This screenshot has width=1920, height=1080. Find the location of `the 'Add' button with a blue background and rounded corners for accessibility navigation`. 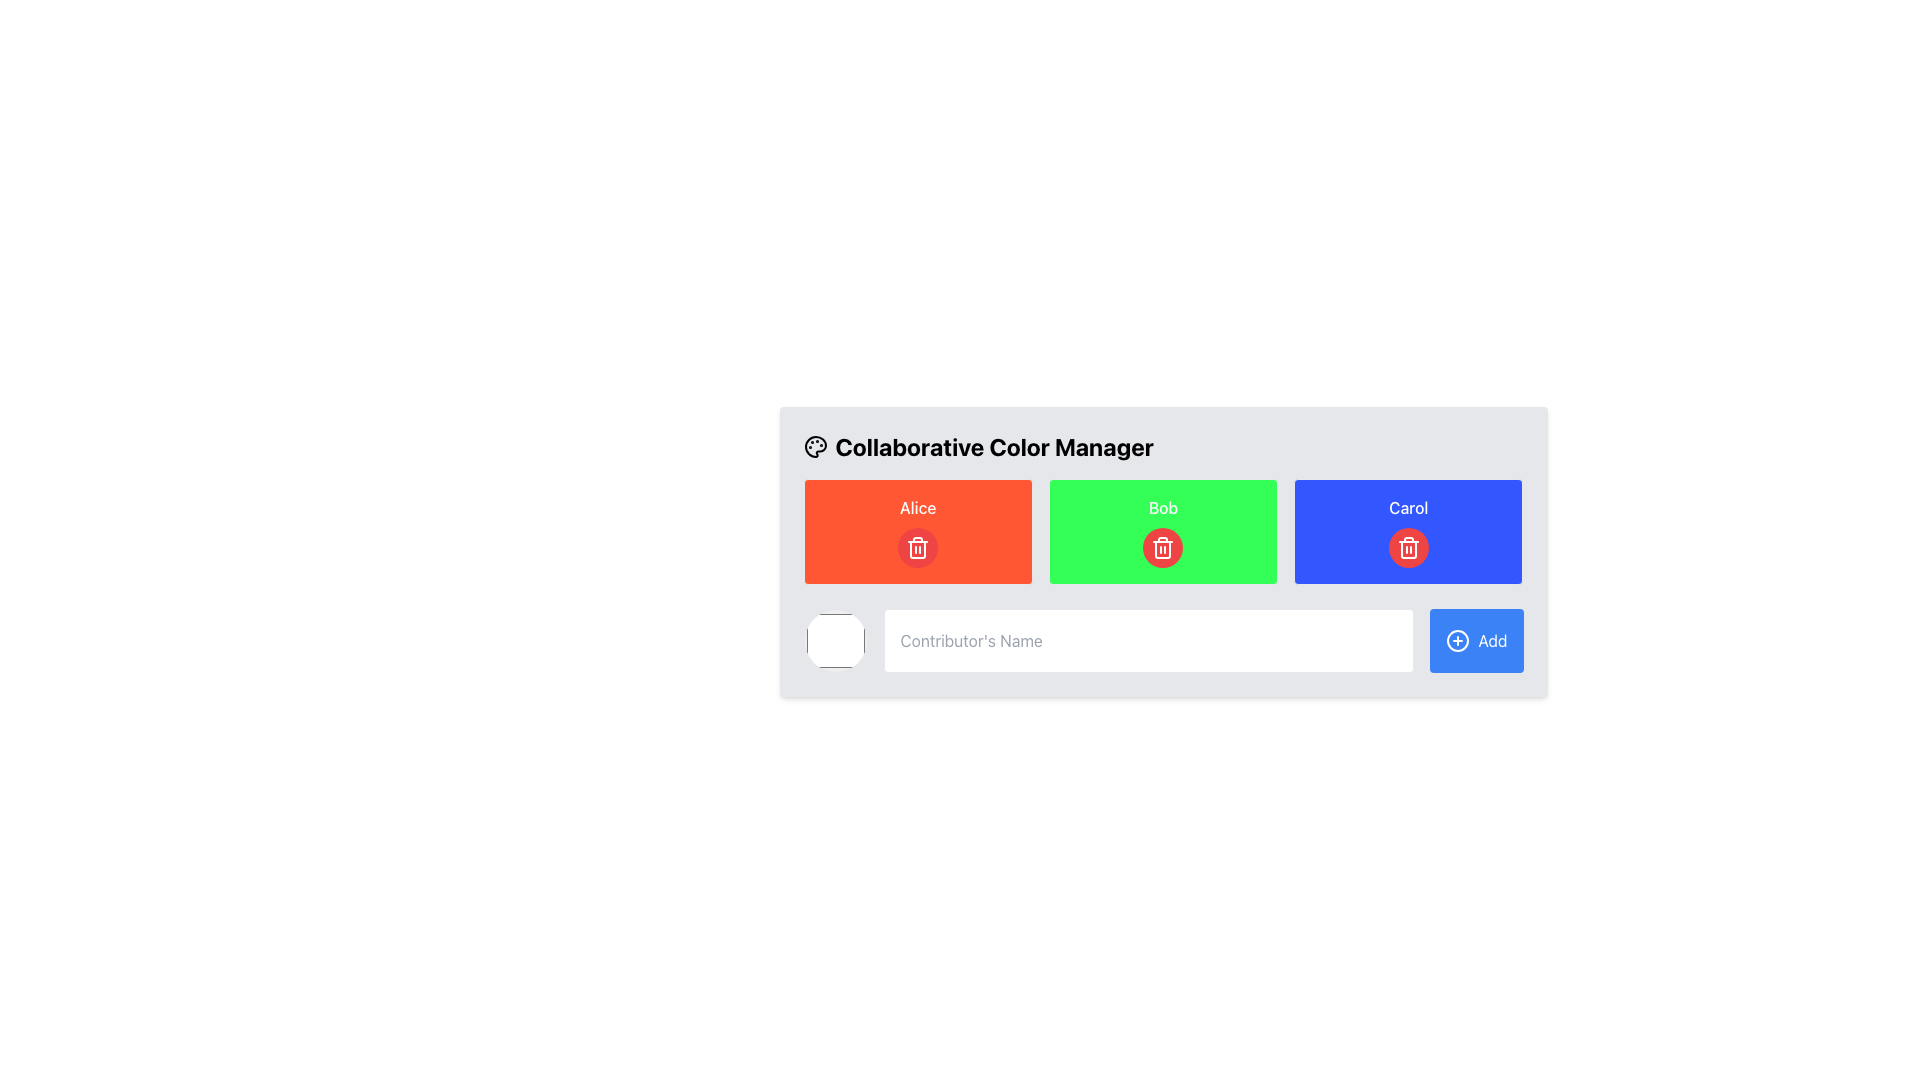

the 'Add' button with a blue background and rounded corners for accessibility navigation is located at coordinates (1477, 640).